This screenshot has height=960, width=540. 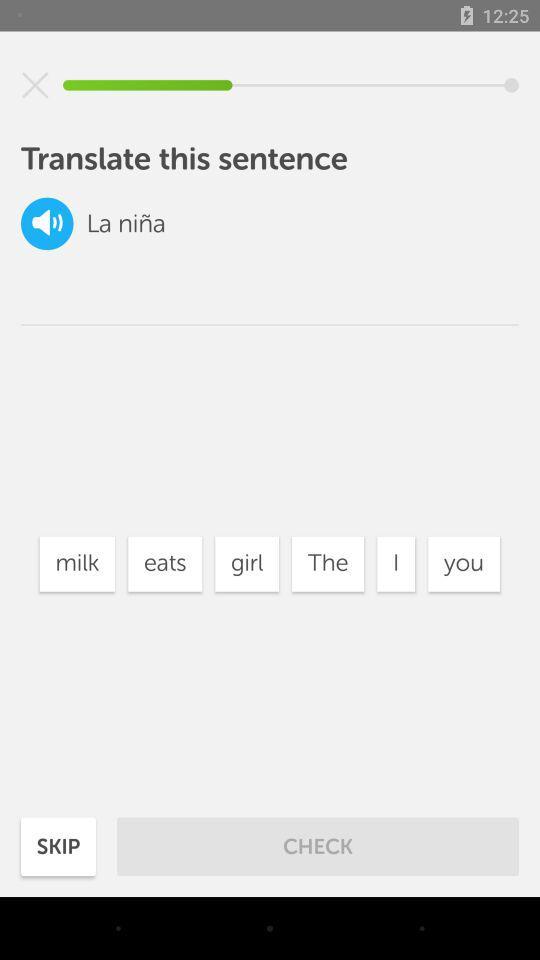 I want to click on the milk item, so click(x=76, y=564).